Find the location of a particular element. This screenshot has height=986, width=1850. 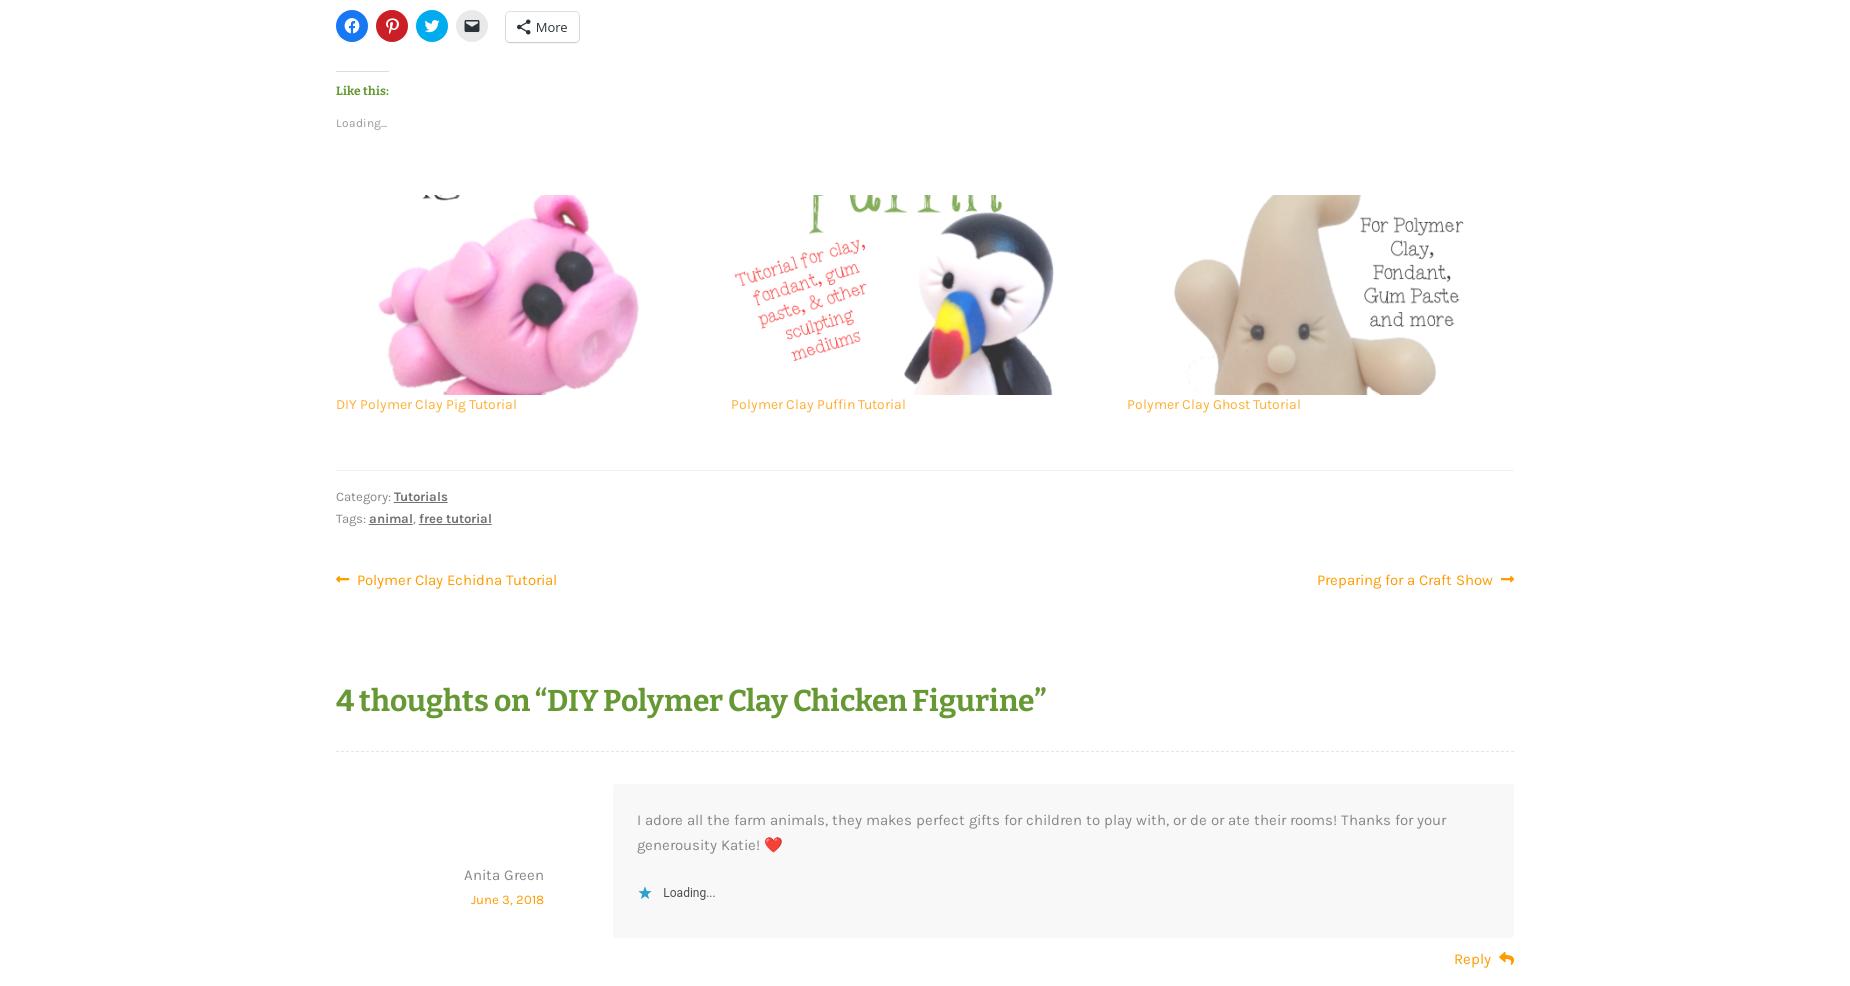

'Reply' is located at coordinates (1472, 957).